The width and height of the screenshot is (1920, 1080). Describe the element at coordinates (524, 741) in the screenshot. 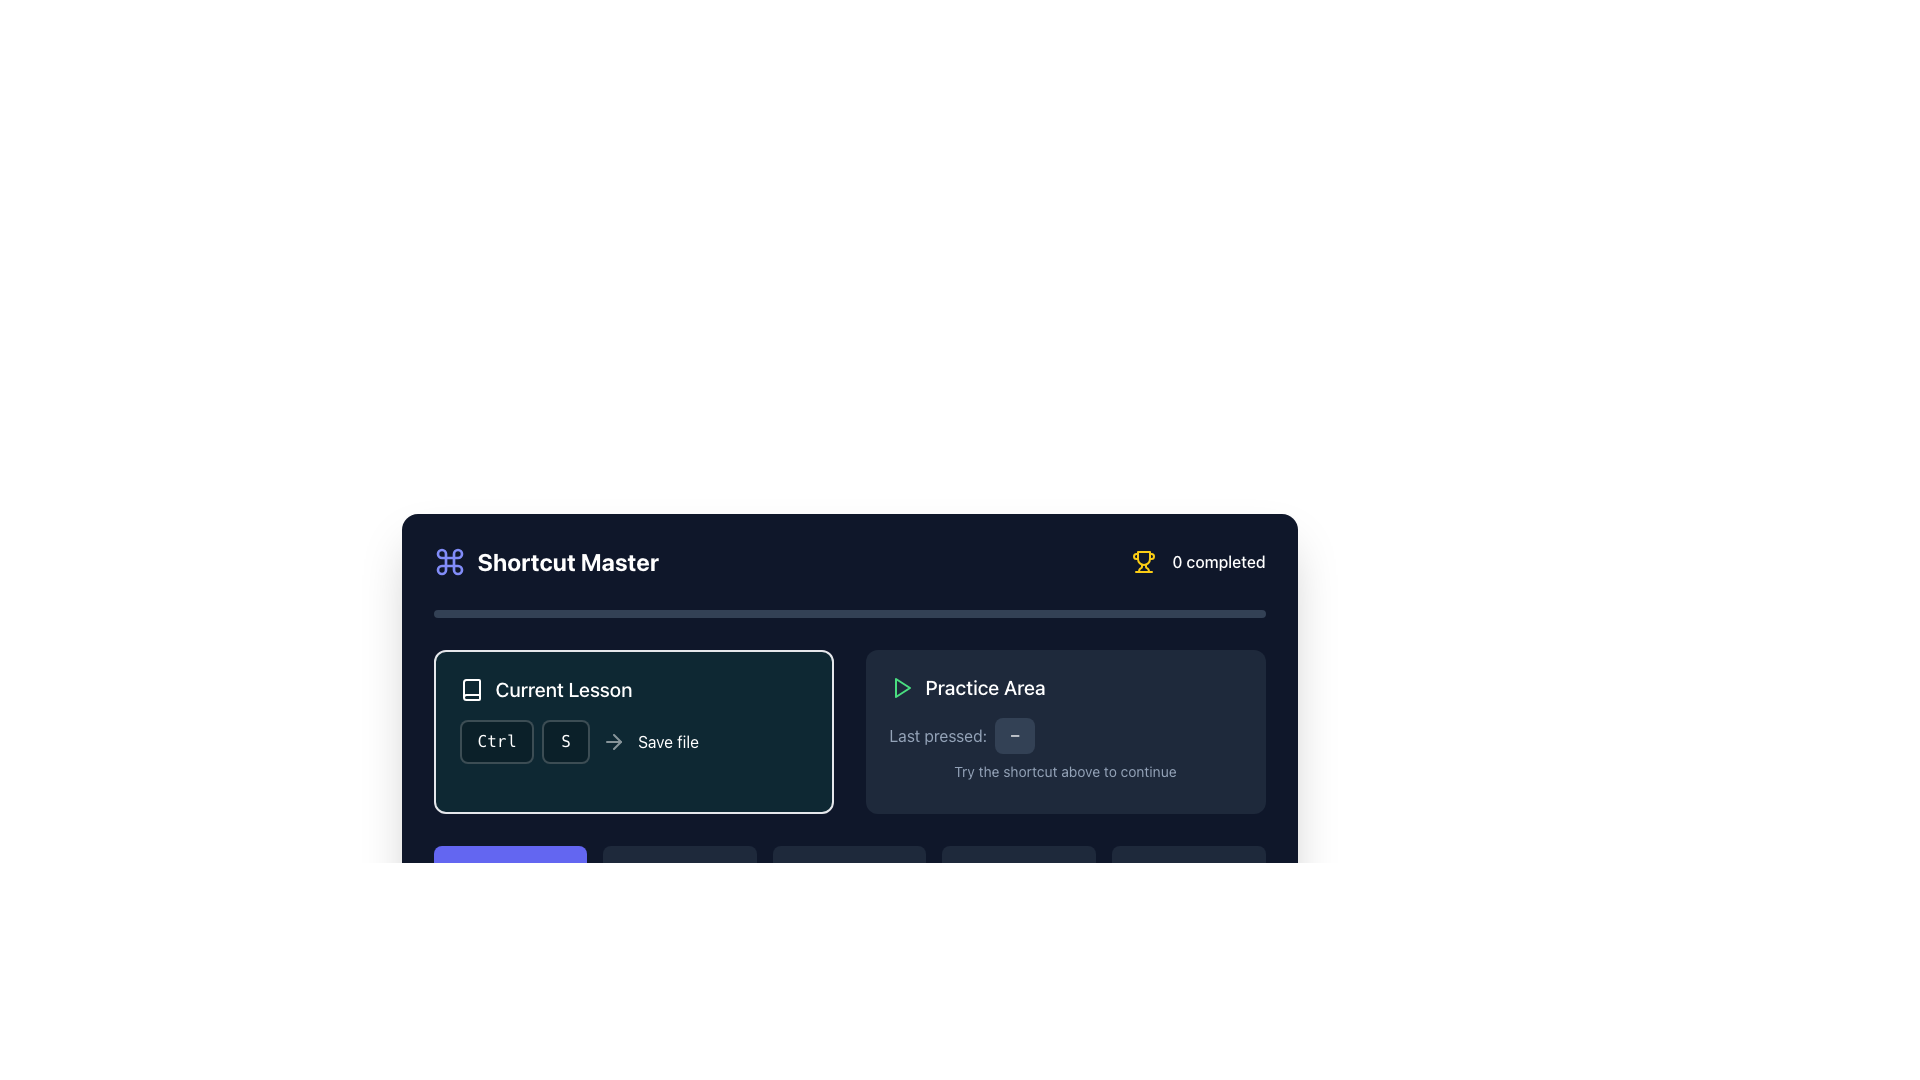

I see `text from the compact rectangular box labeled 'Ctrl S', which is styled to resemble keyboard keys and is located centrally within the 'Current Lesson' card` at that location.